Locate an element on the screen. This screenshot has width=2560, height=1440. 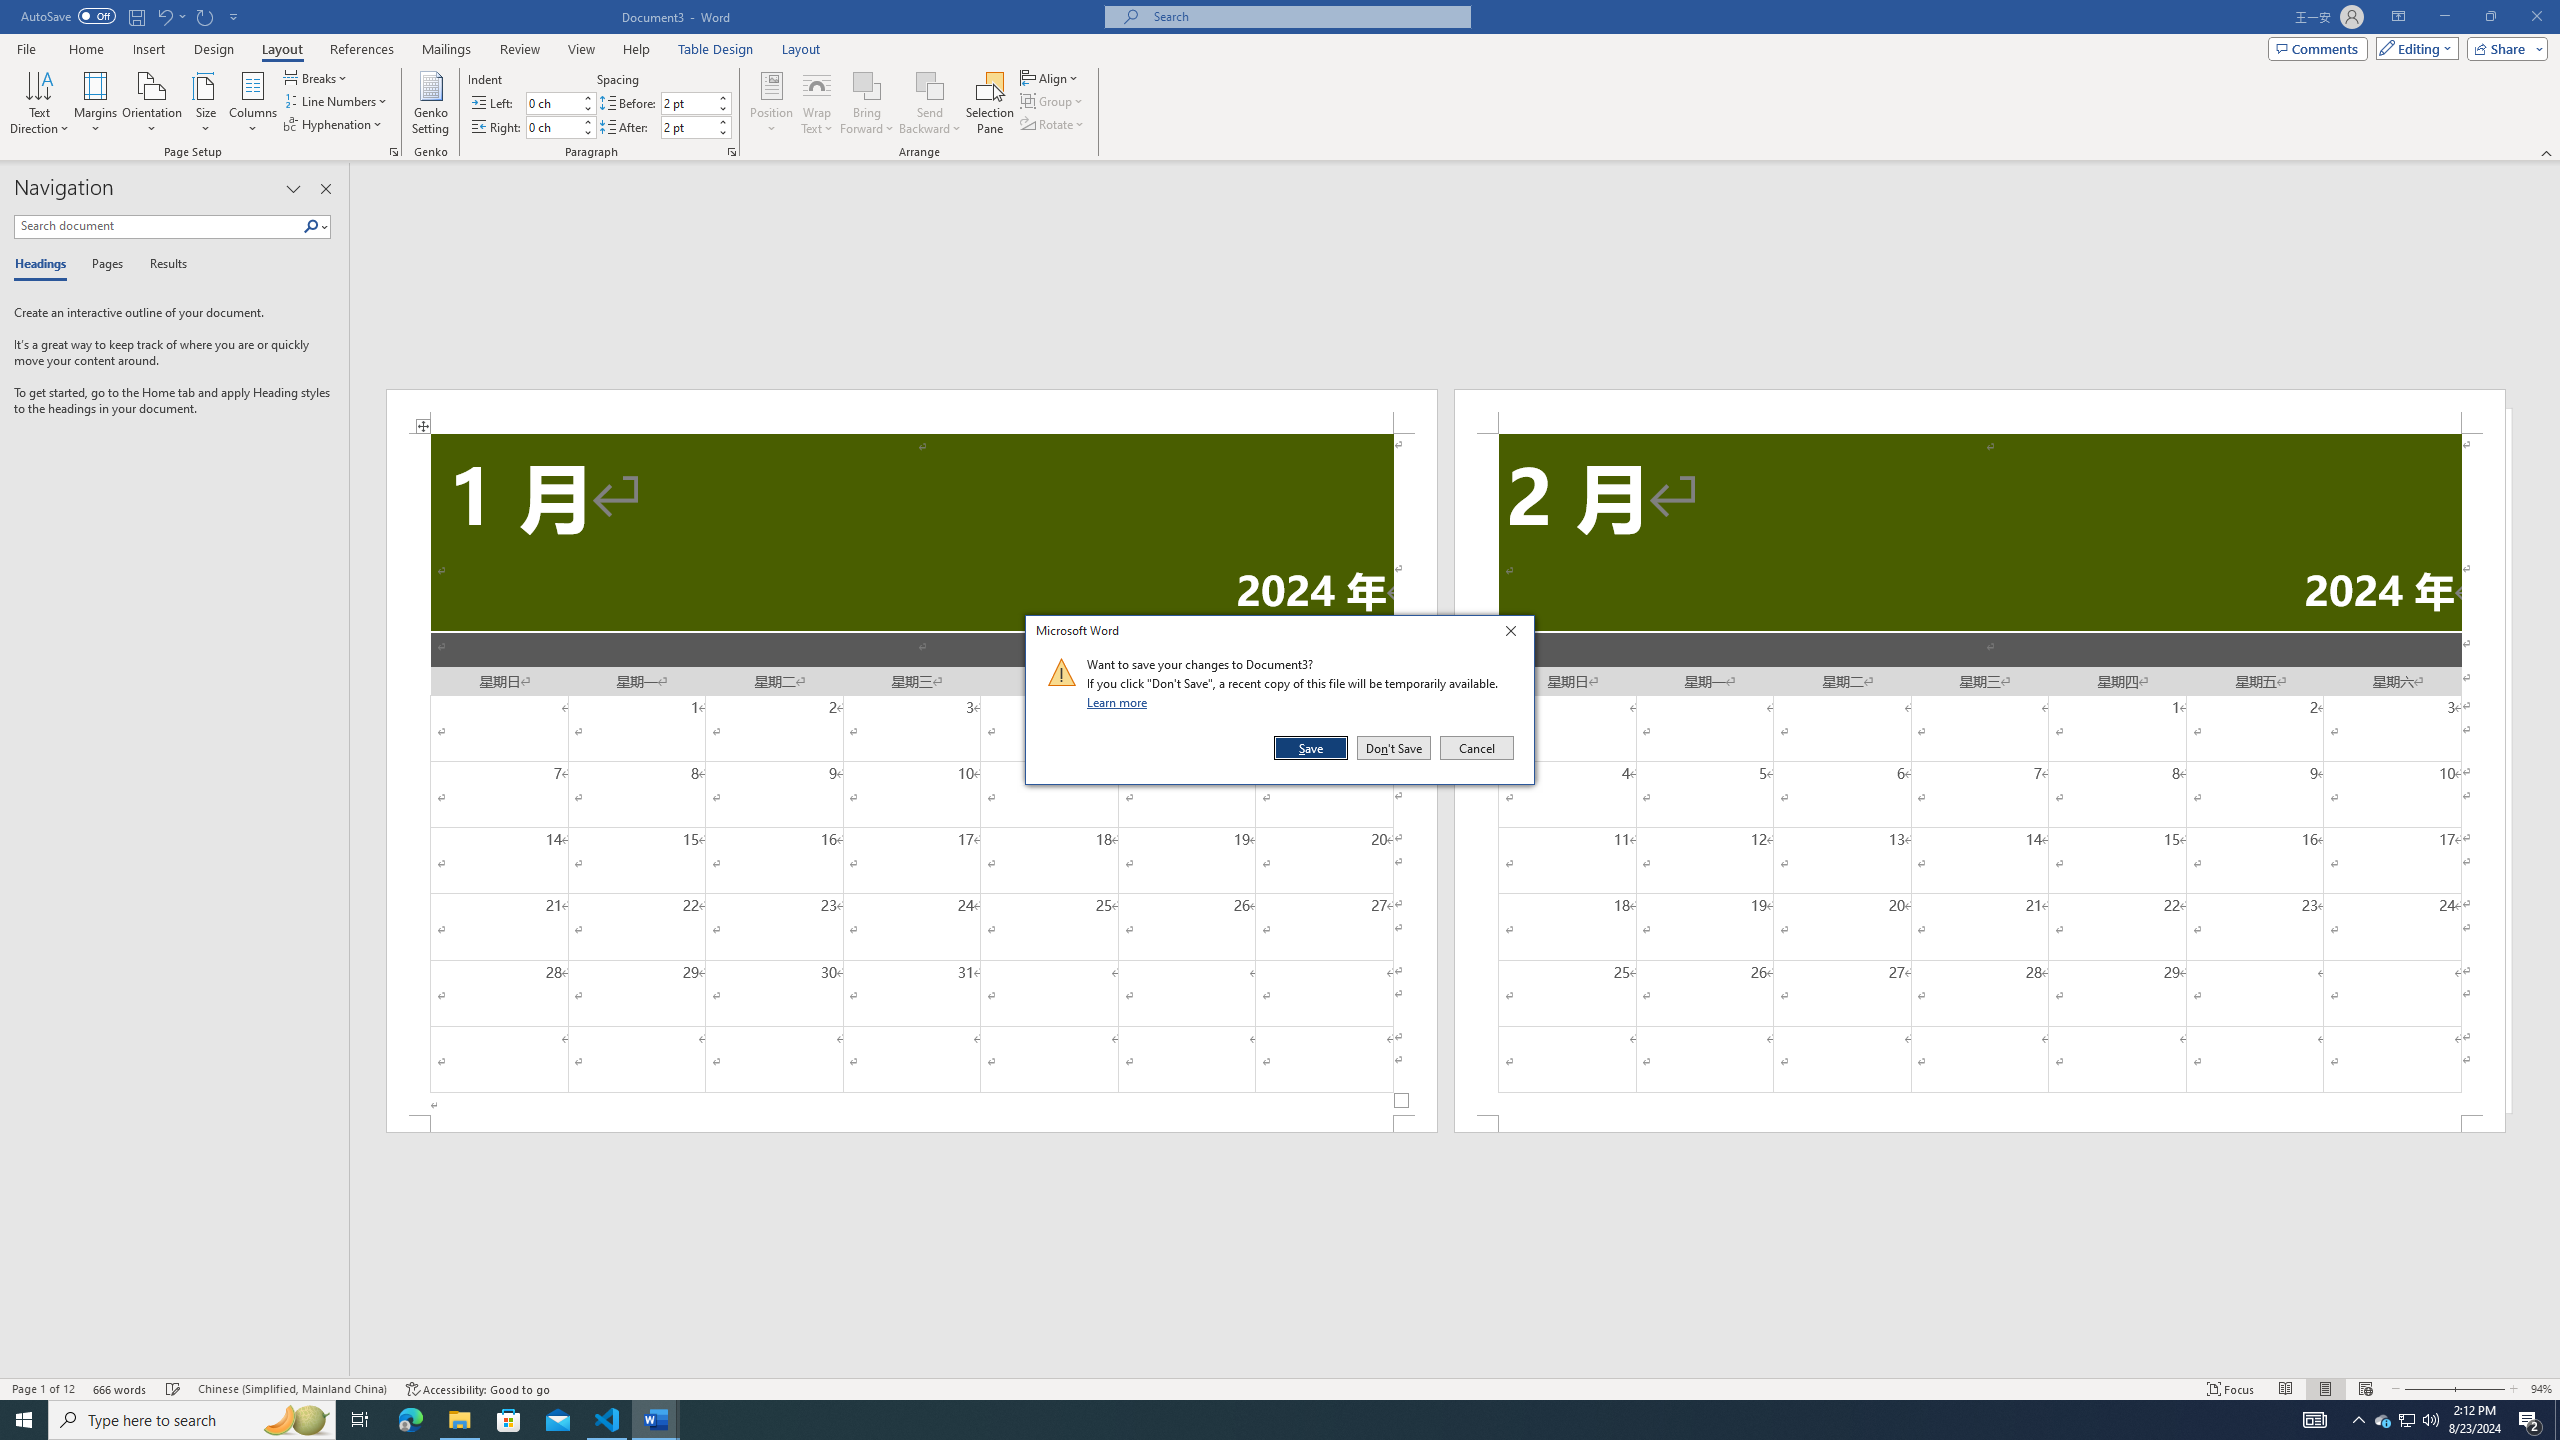
'Text Direction' is located at coordinates (38, 103).